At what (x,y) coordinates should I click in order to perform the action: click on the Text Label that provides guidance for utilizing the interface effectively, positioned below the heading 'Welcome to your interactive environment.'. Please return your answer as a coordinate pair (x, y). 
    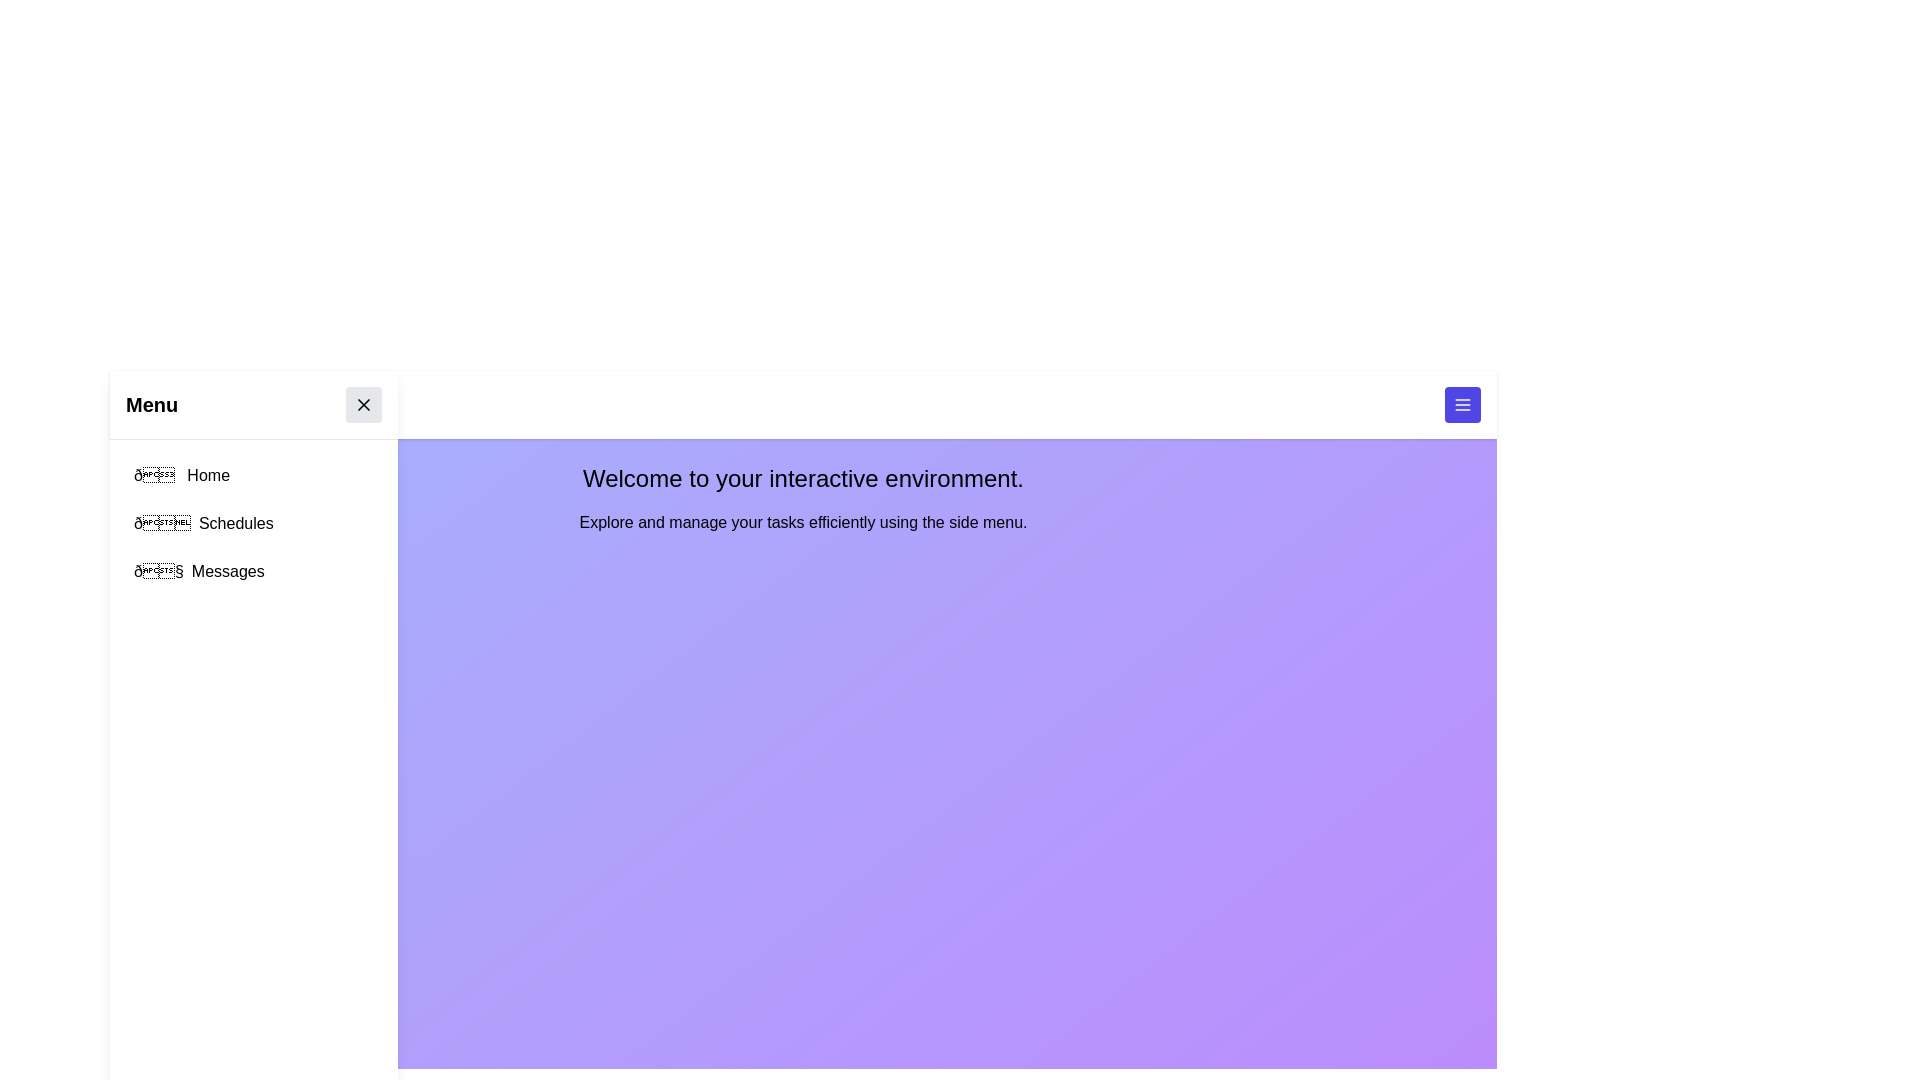
    Looking at the image, I should click on (803, 522).